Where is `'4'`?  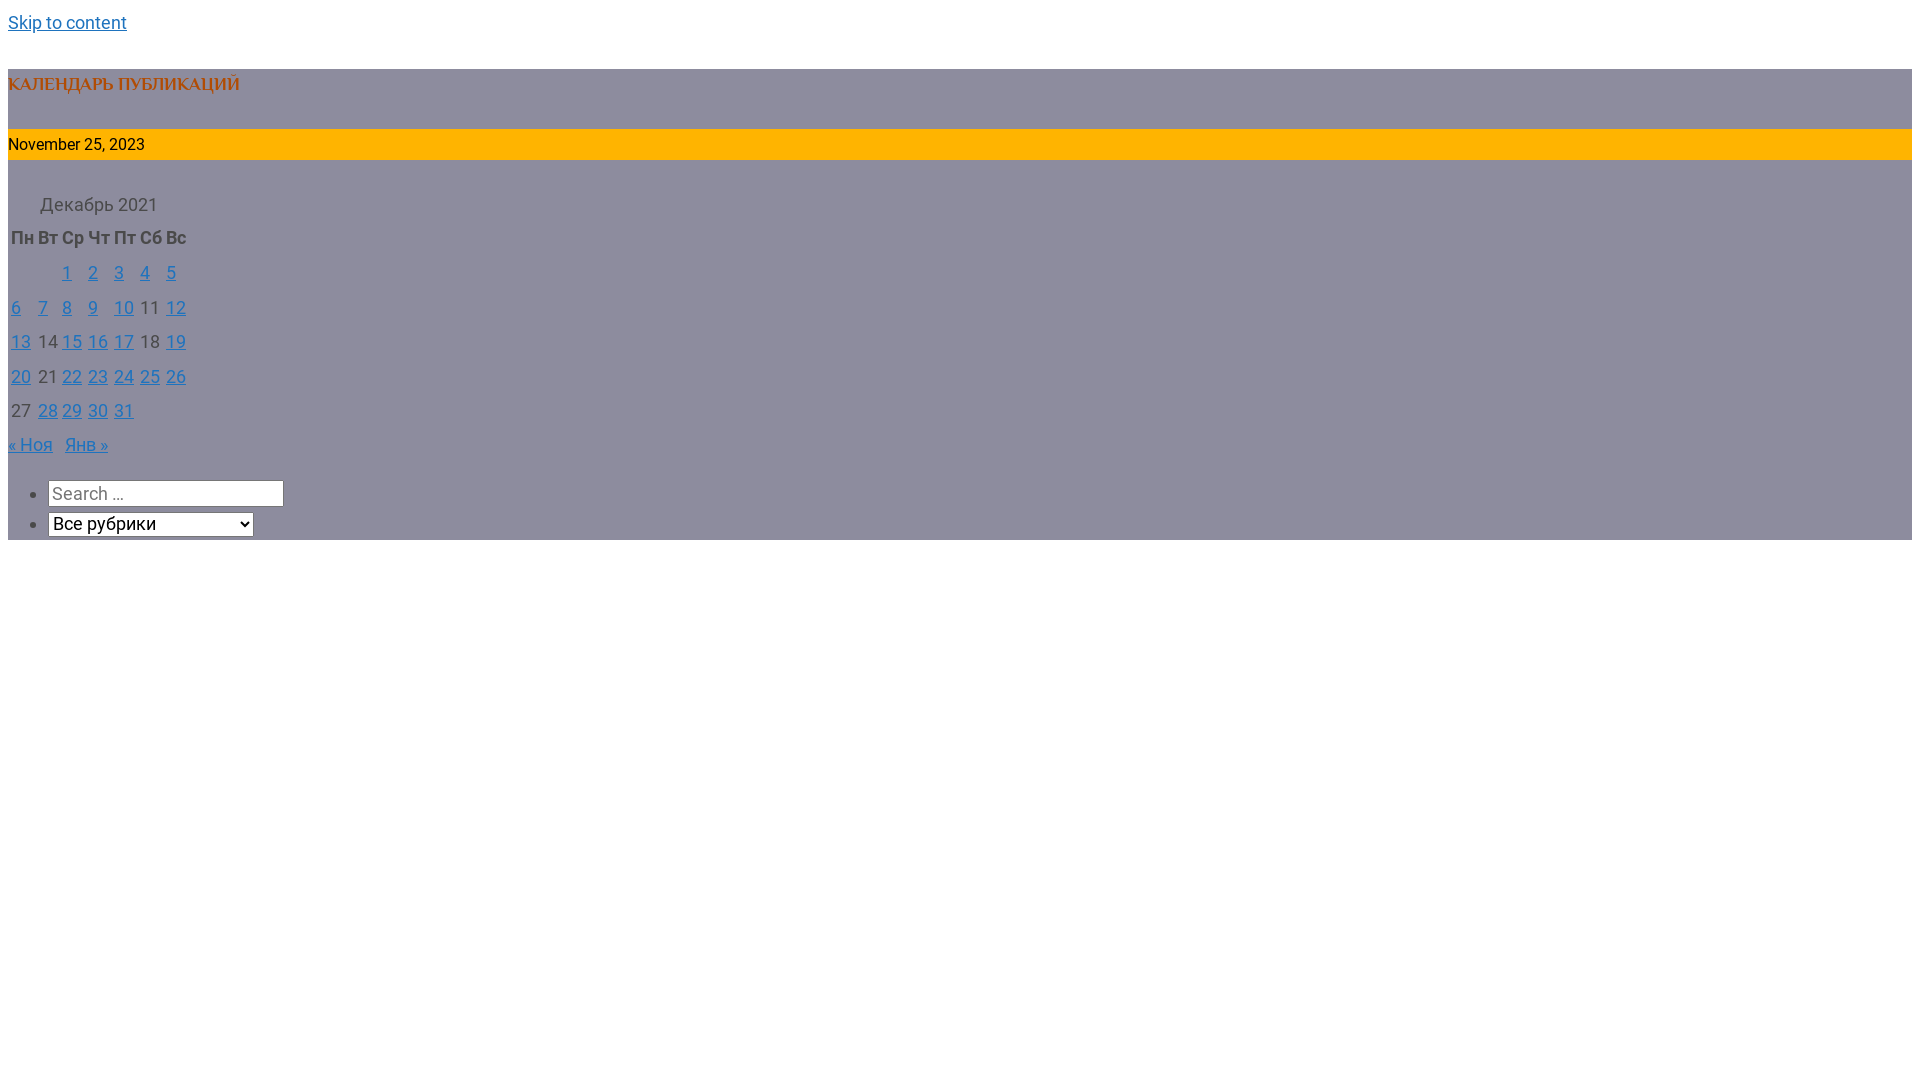
'4' is located at coordinates (138, 272).